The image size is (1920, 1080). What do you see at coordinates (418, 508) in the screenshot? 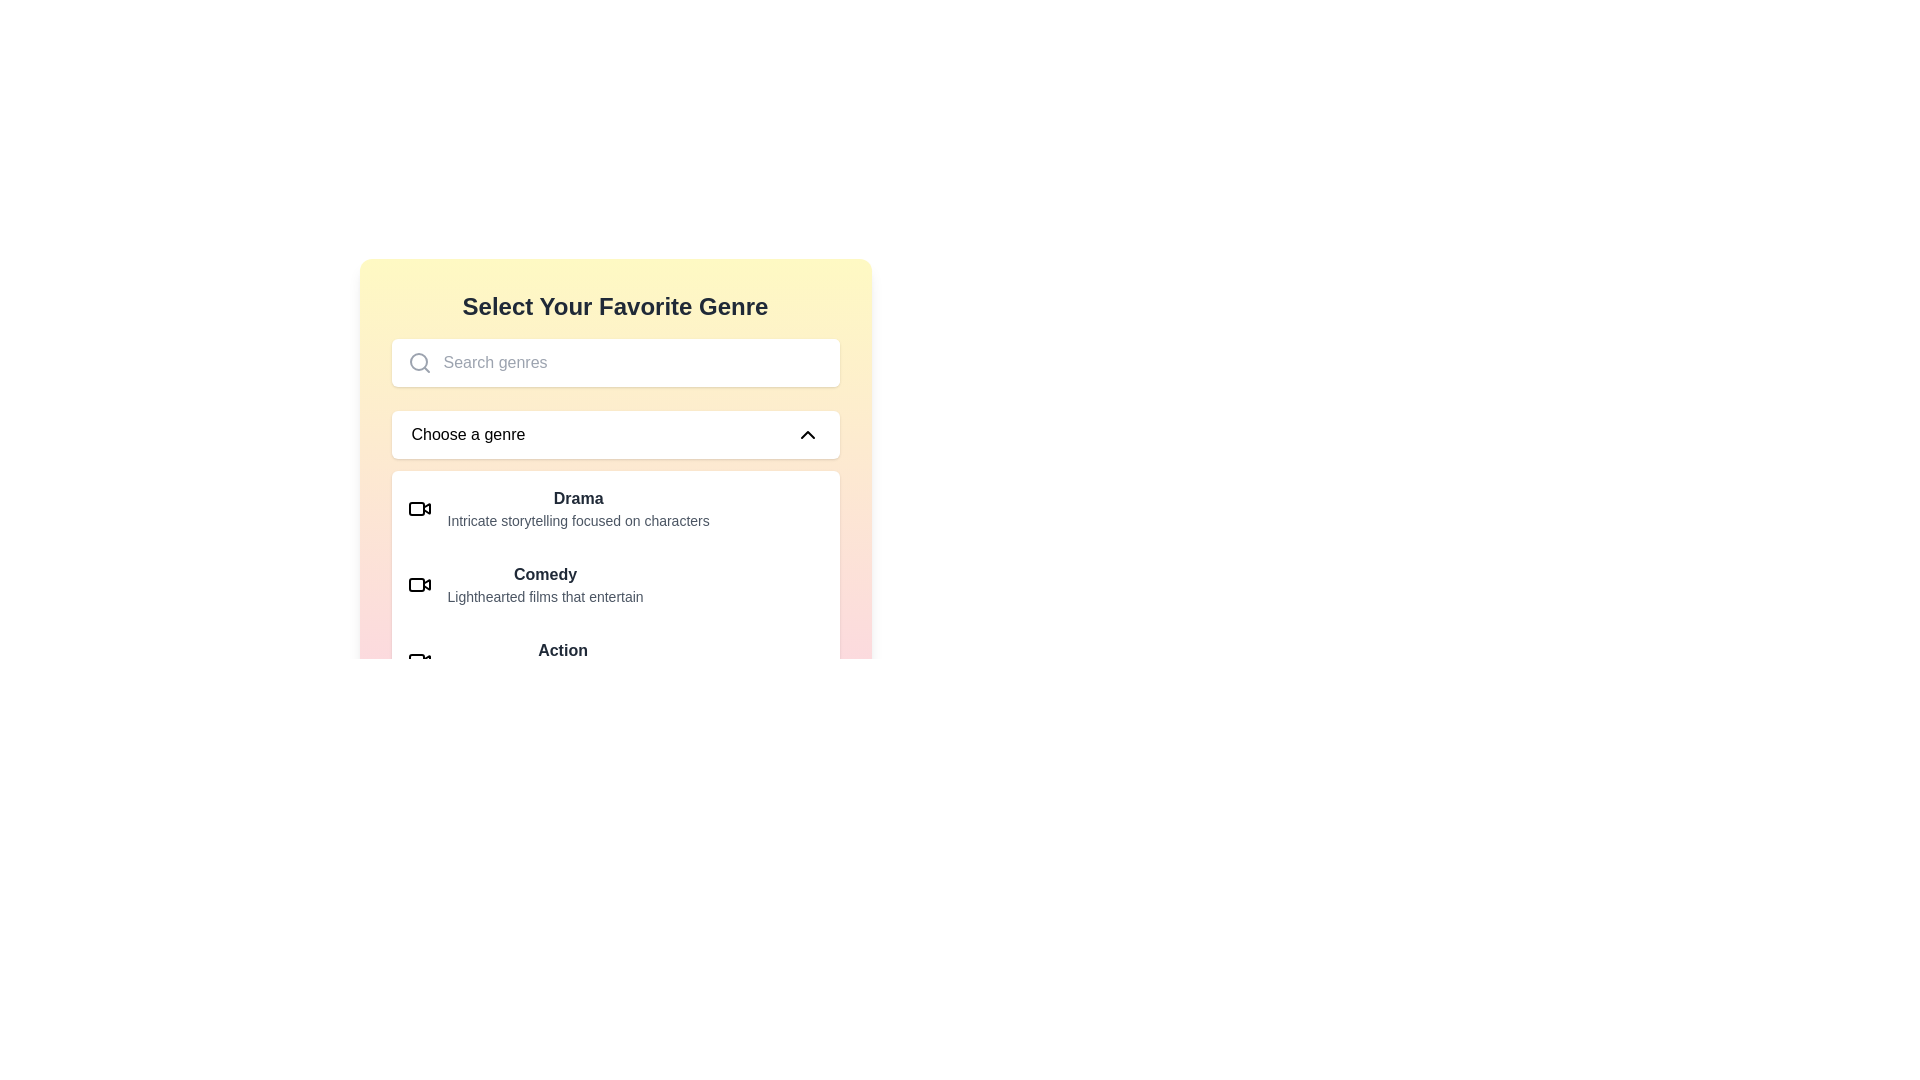
I see `the Drama genre icon located on the left side of the row labeled 'Drama', which serves as a visual indicator for the genre 'Drama'` at bounding box center [418, 508].